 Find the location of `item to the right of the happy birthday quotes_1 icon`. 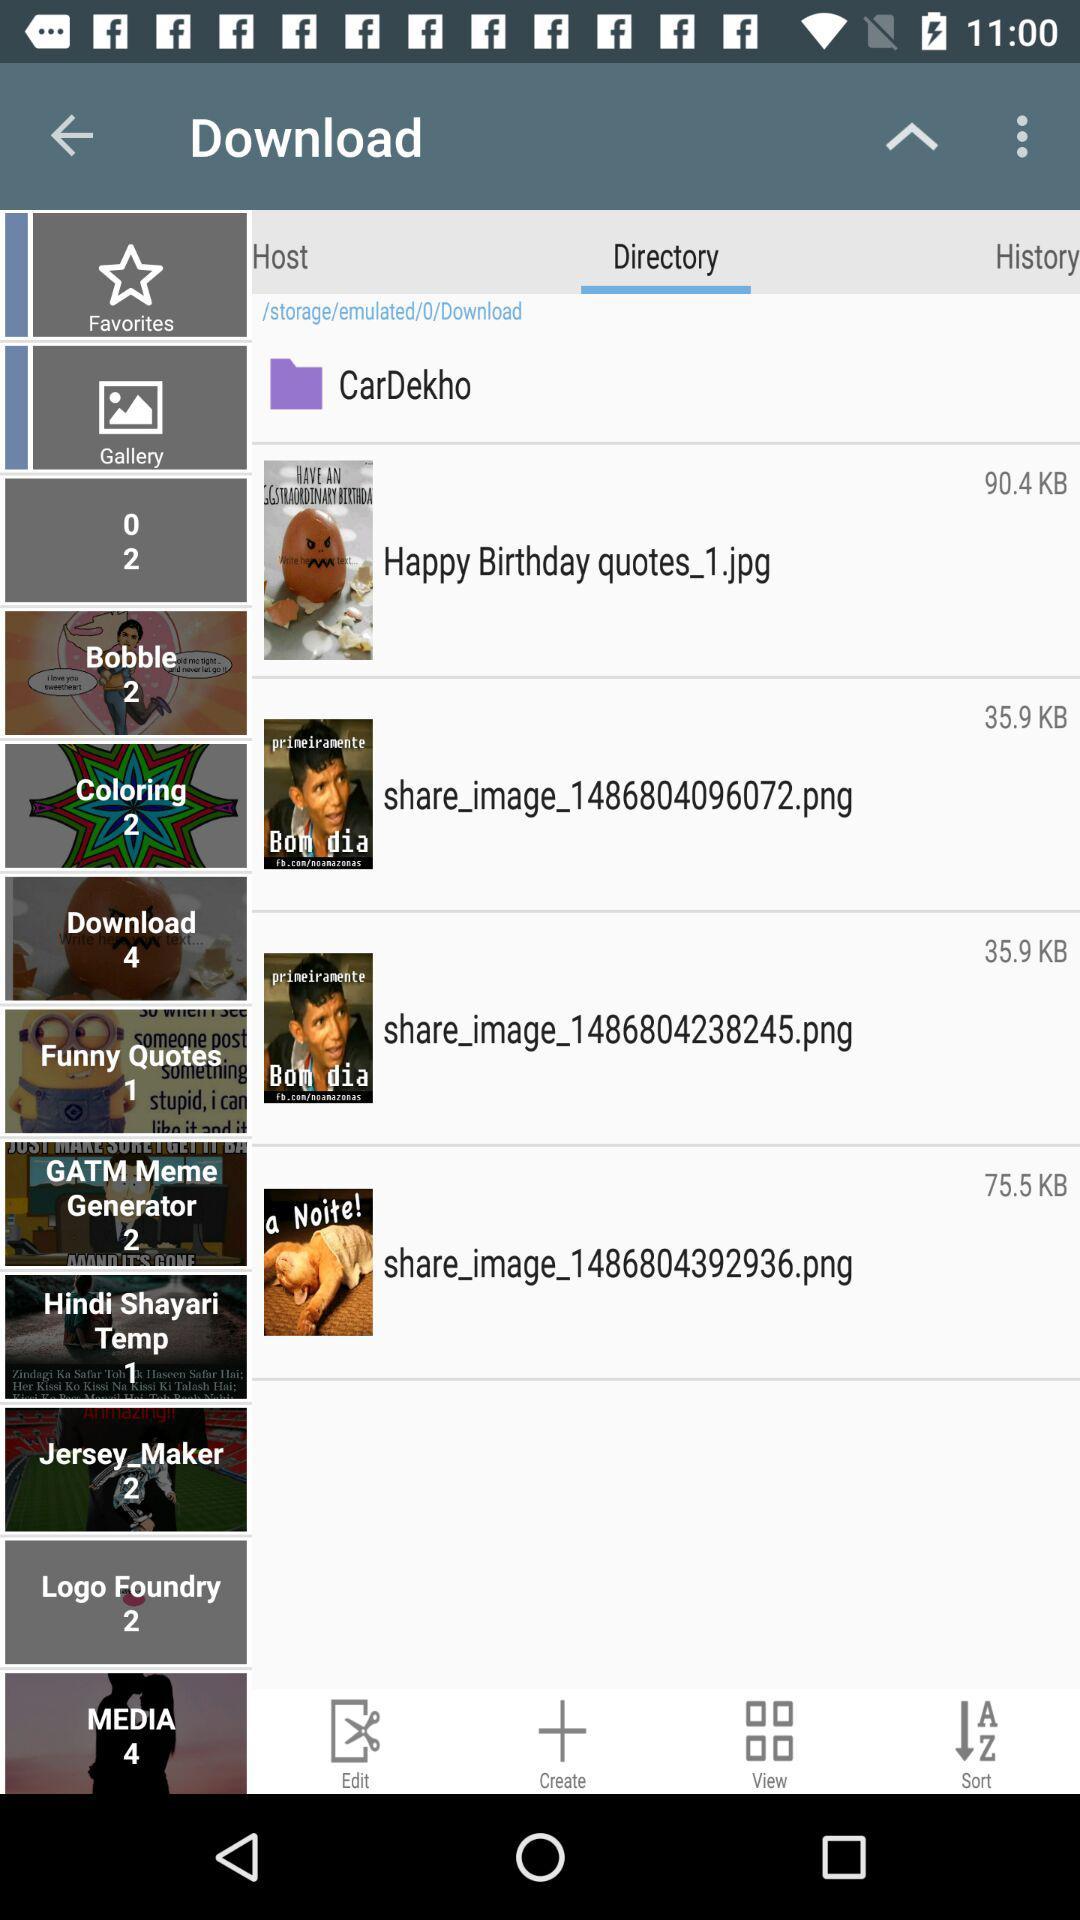

item to the right of the happy birthday quotes_1 icon is located at coordinates (1026, 560).